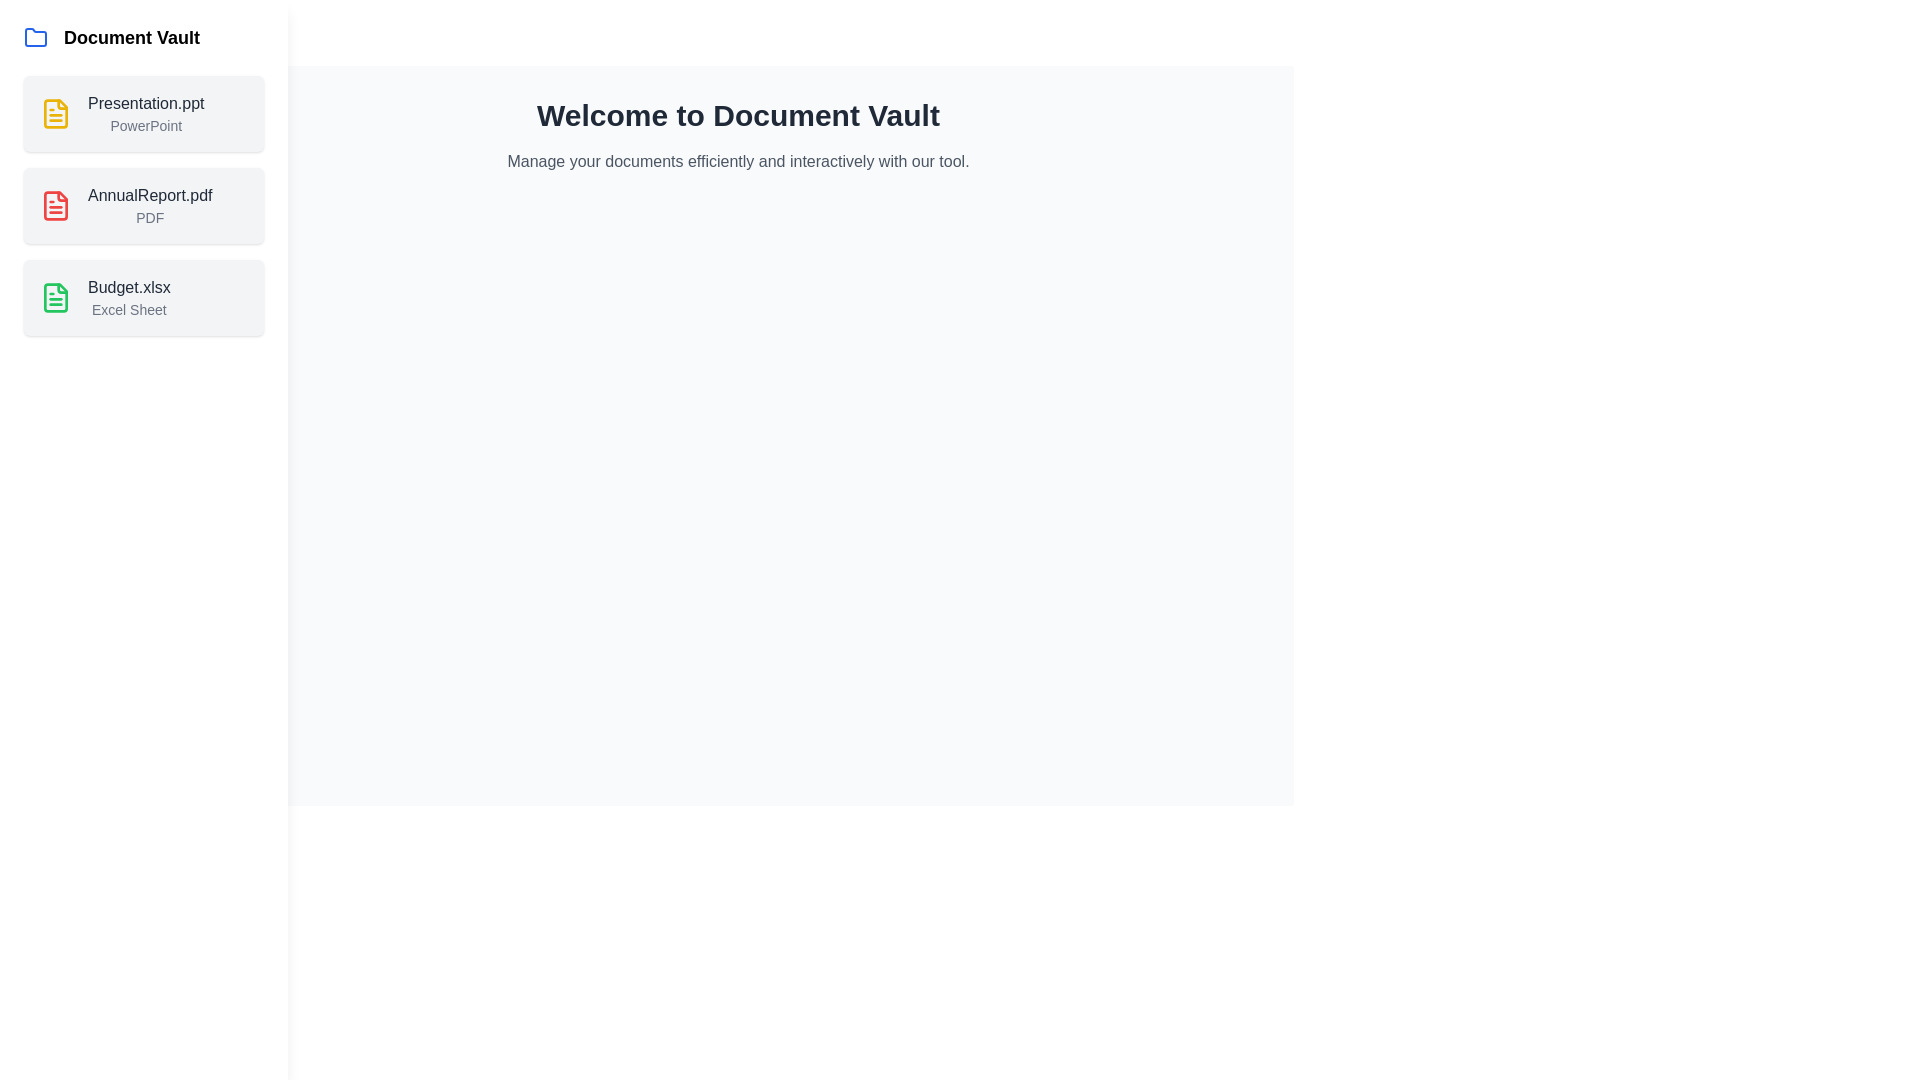 The image size is (1920, 1080). I want to click on button located at the top-left corner of the screen to toggle the side drawer visibility, so click(39, 39).